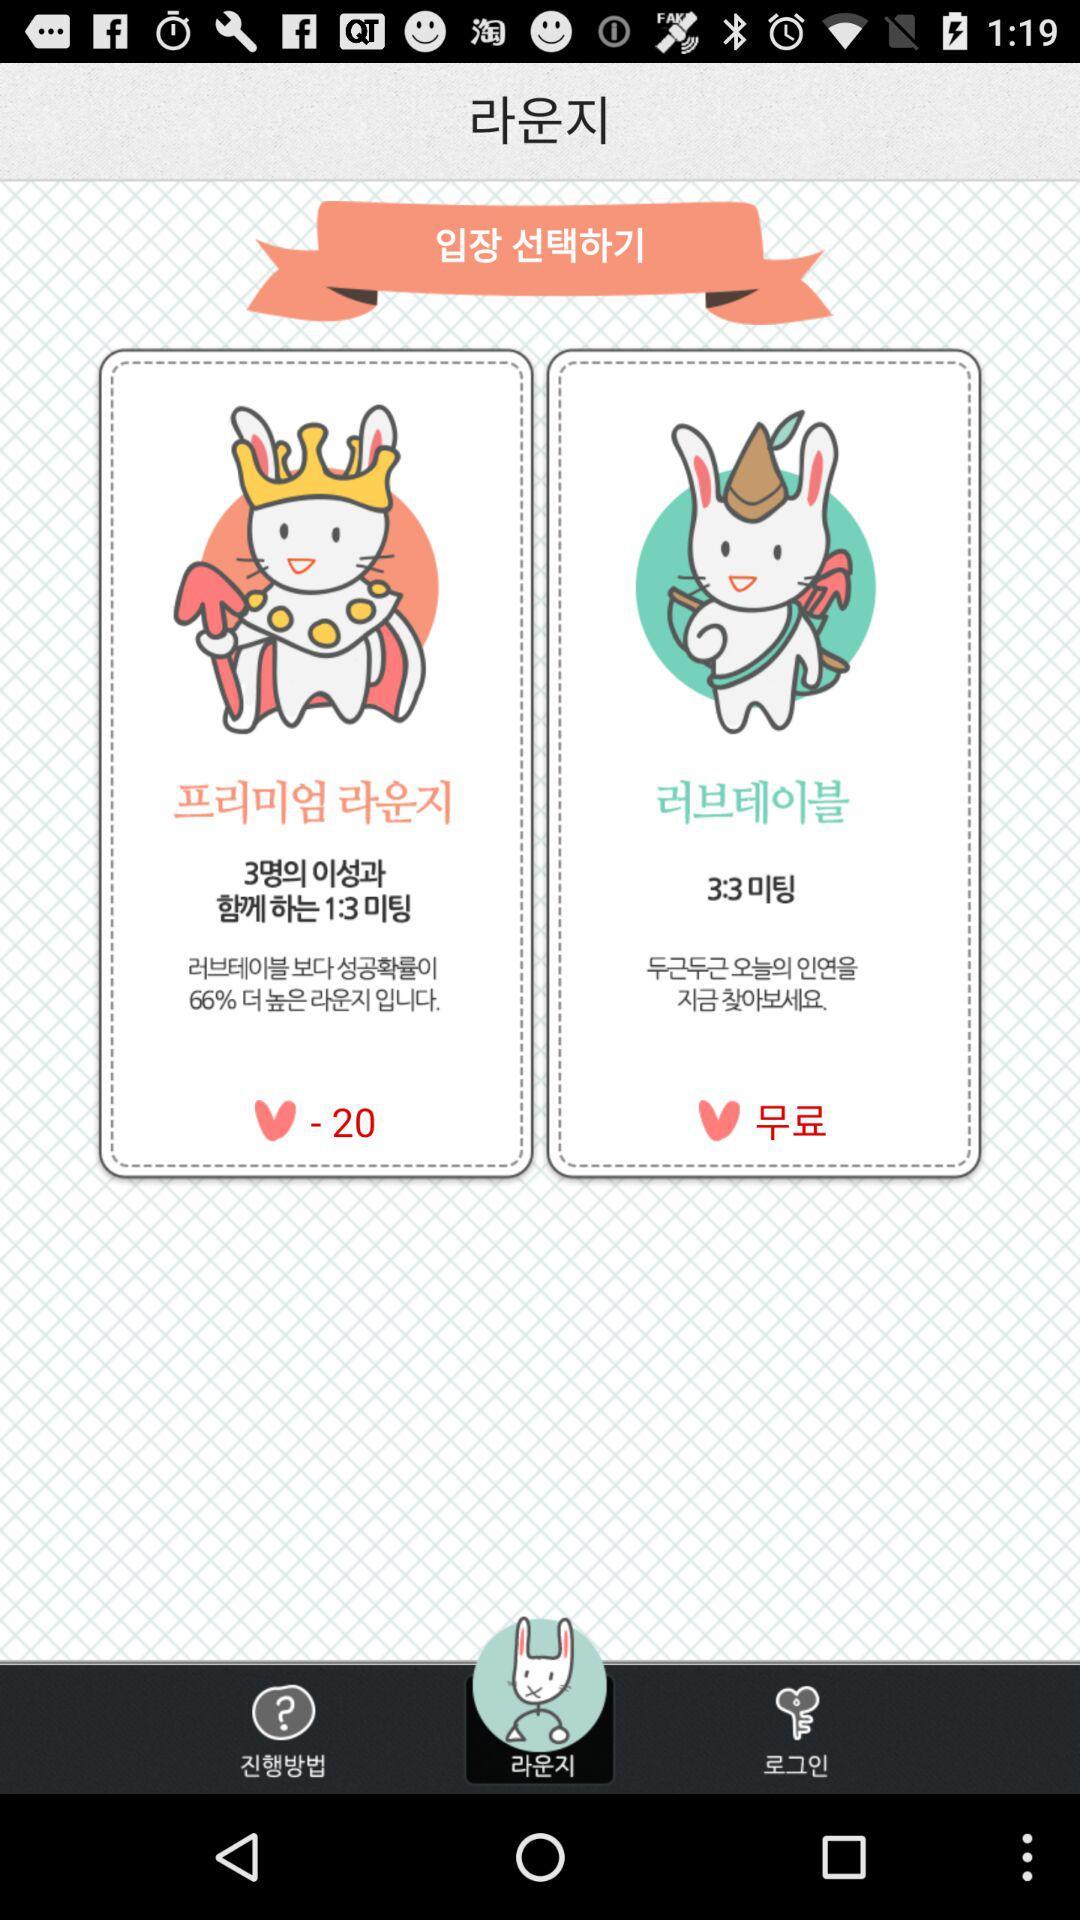 The image size is (1080, 1920). I want to click on option, so click(282, 1728).